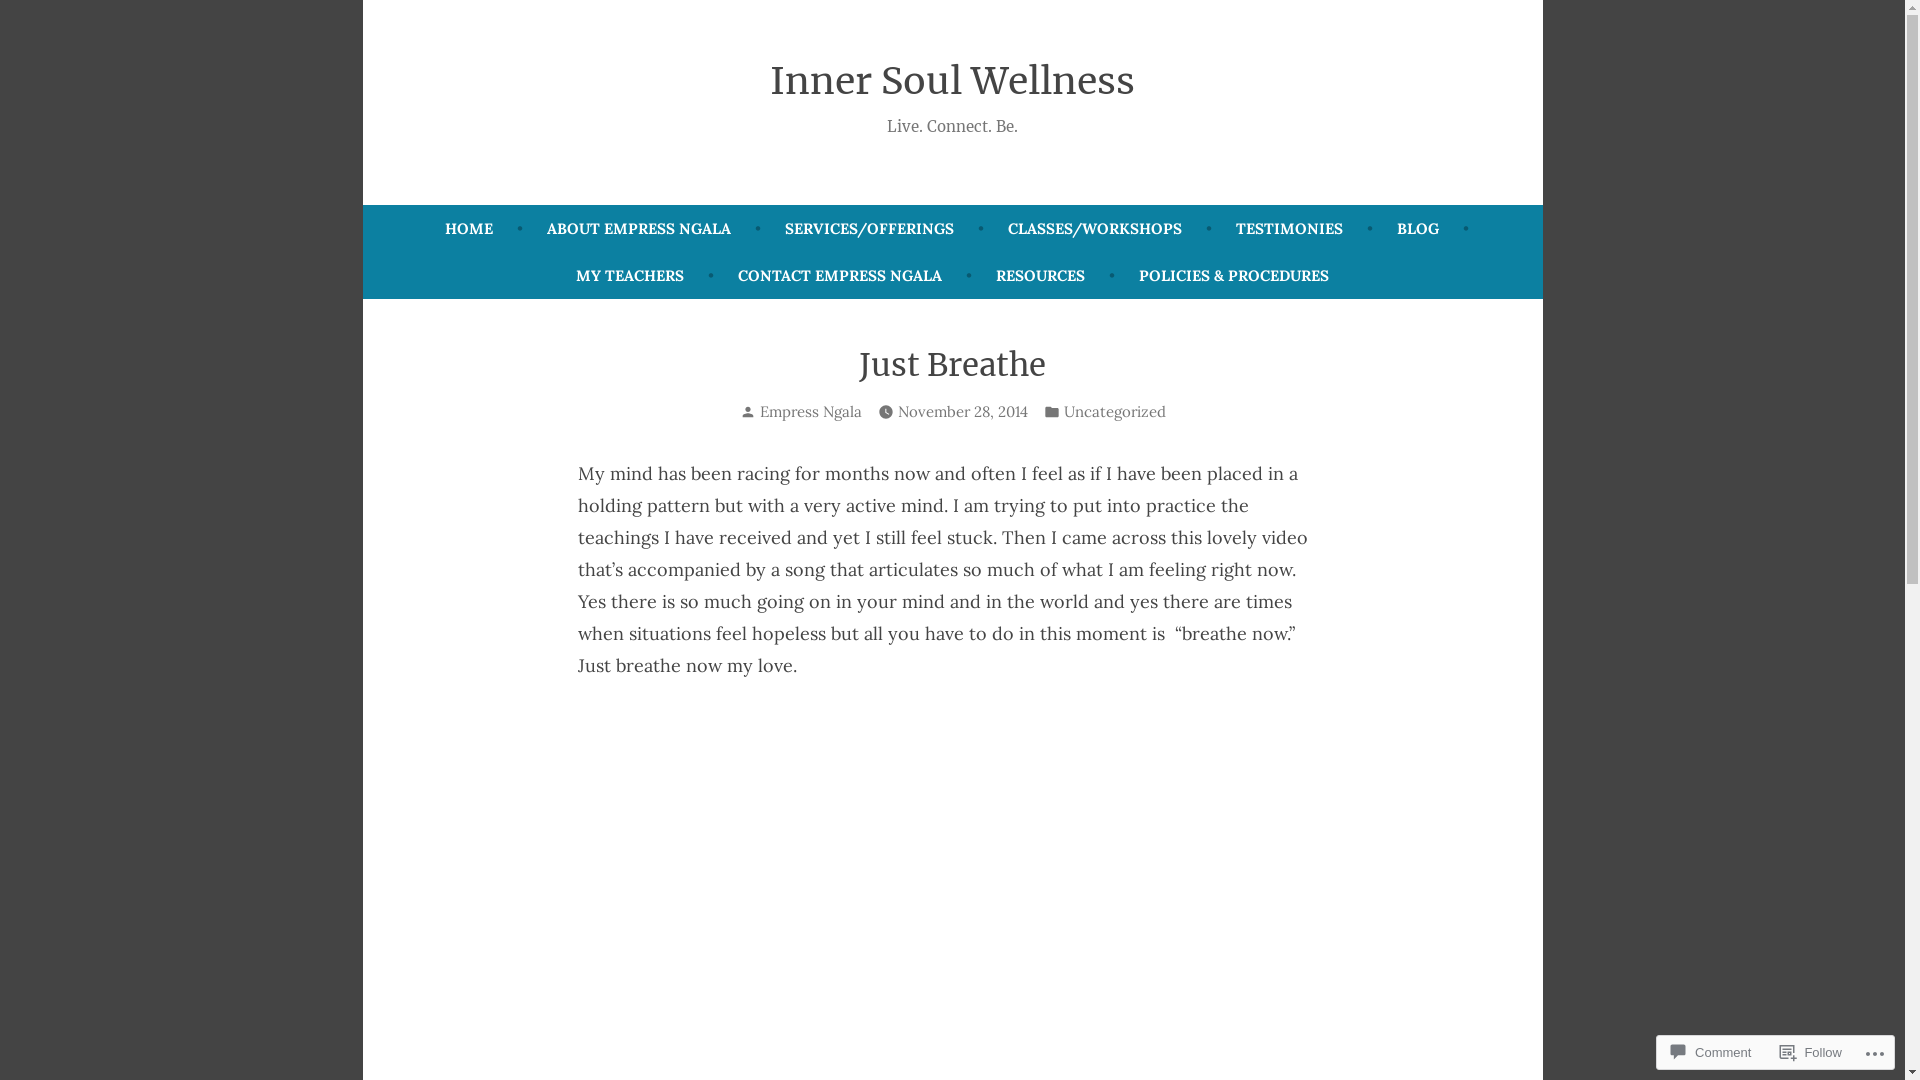 This screenshot has height=1080, width=1920. What do you see at coordinates (811, 410) in the screenshot?
I see `'Empress Ngala'` at bounding box center [811, 410].